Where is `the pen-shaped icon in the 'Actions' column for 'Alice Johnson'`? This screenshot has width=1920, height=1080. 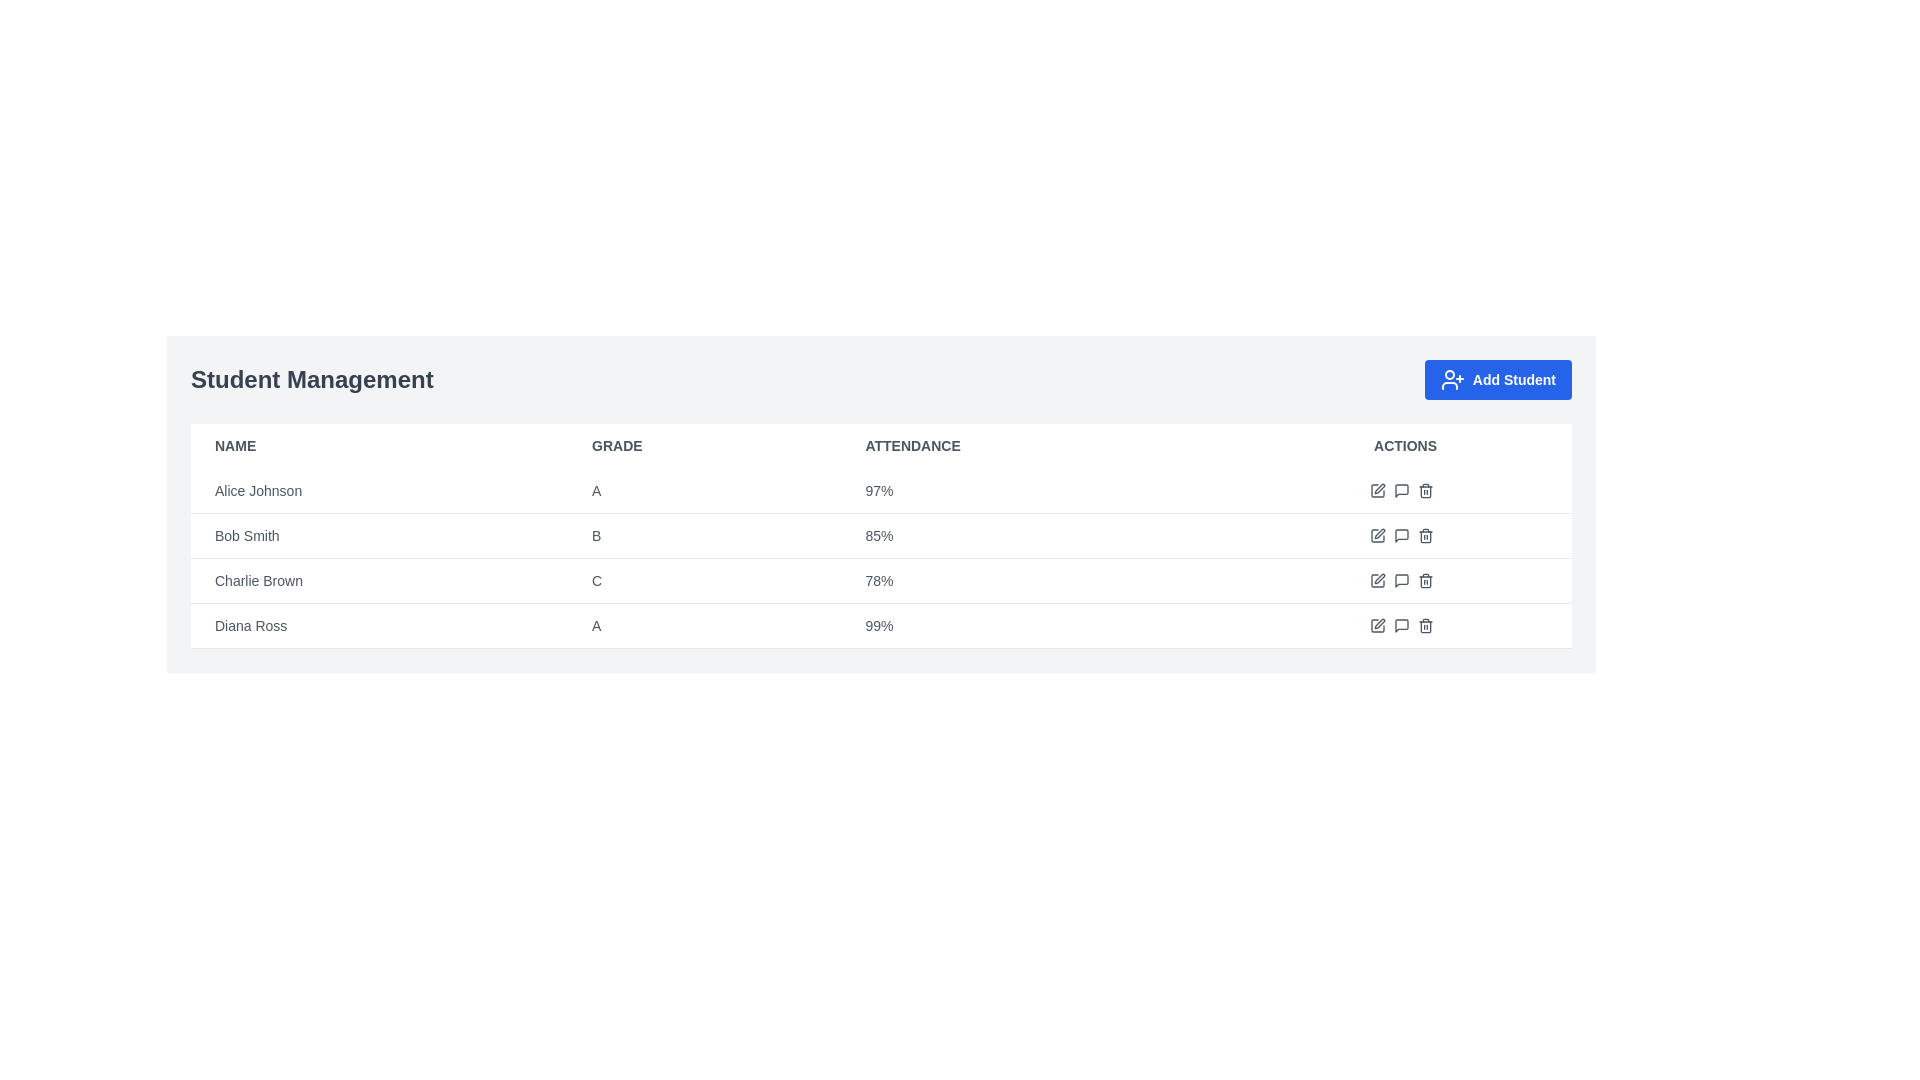
the pen-shaped icon in the 'Actions' column for 'Alice Johnson' is located at coordinates (1376, 490).